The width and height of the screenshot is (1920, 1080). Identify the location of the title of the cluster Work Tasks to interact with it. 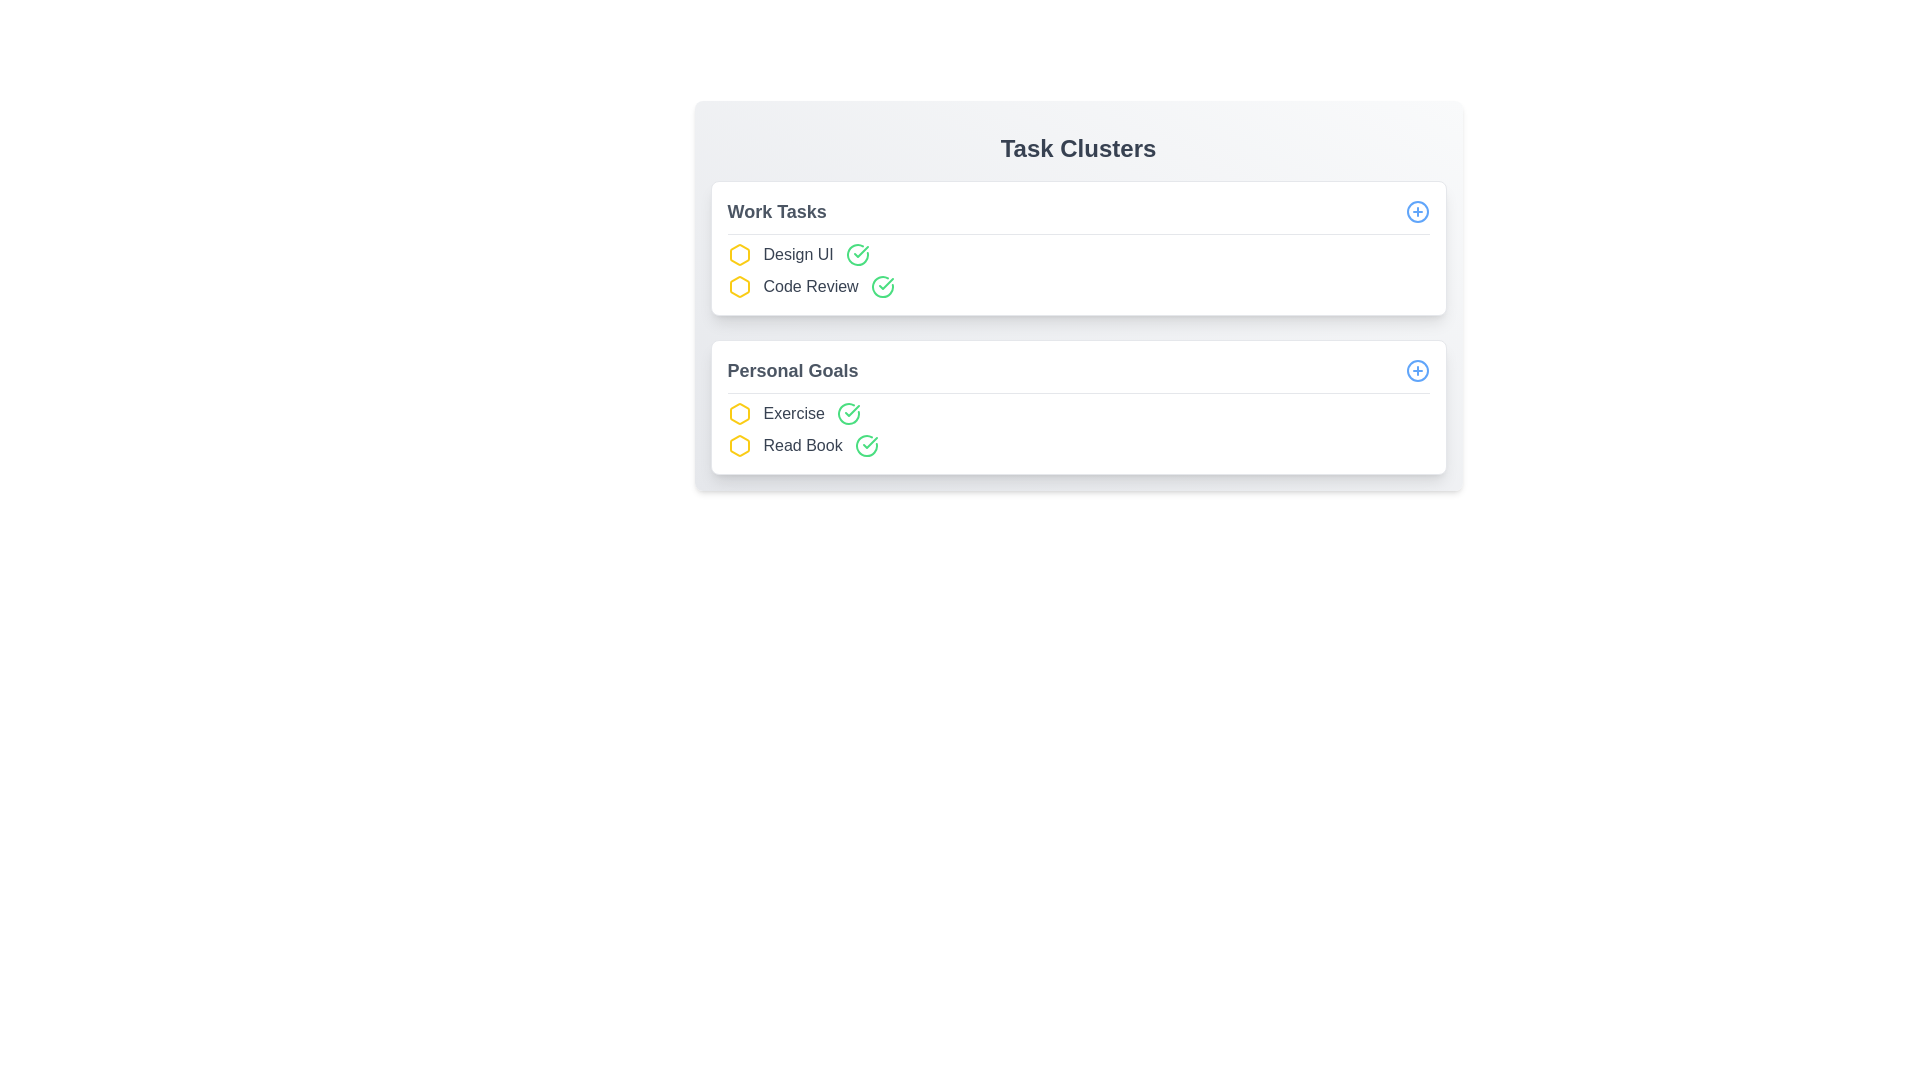
(776, 212).